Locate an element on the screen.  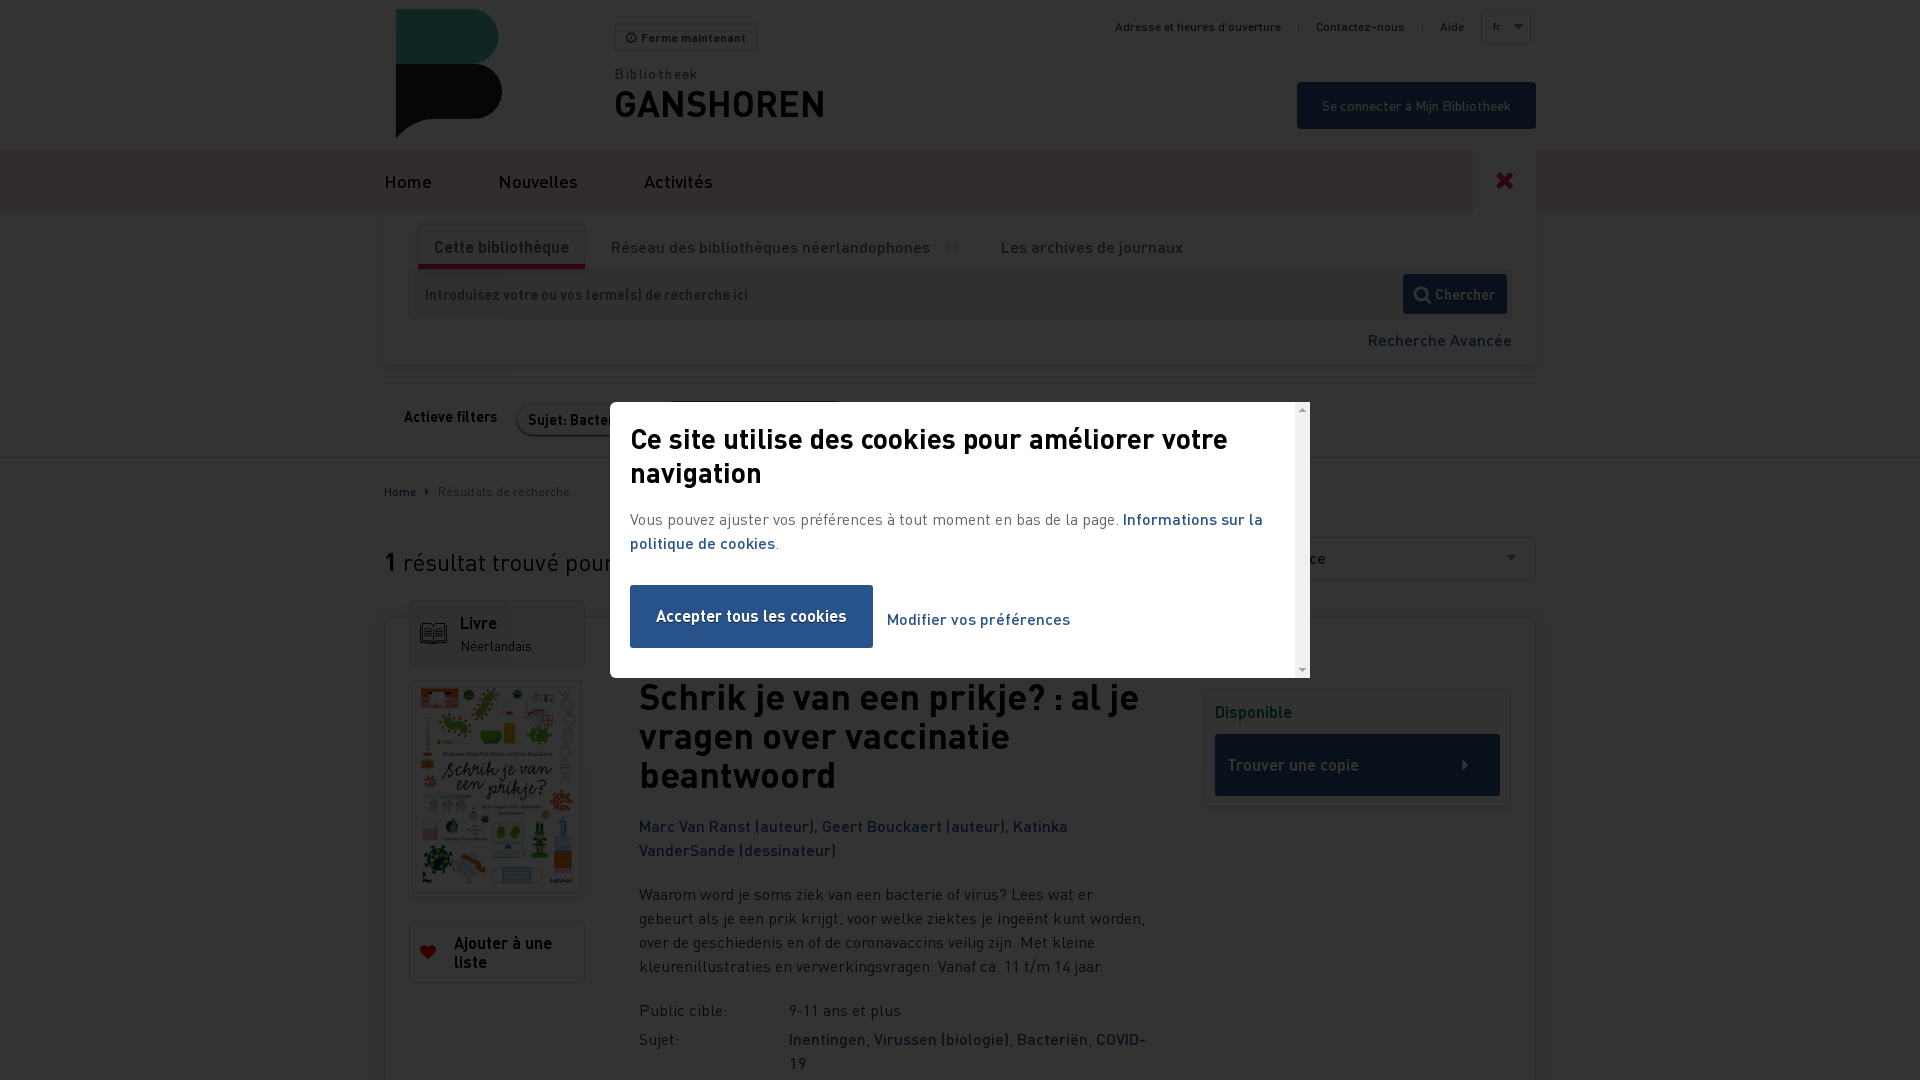
'Marc Van Ranst (auteur),' is located at coordinates (729, 825).